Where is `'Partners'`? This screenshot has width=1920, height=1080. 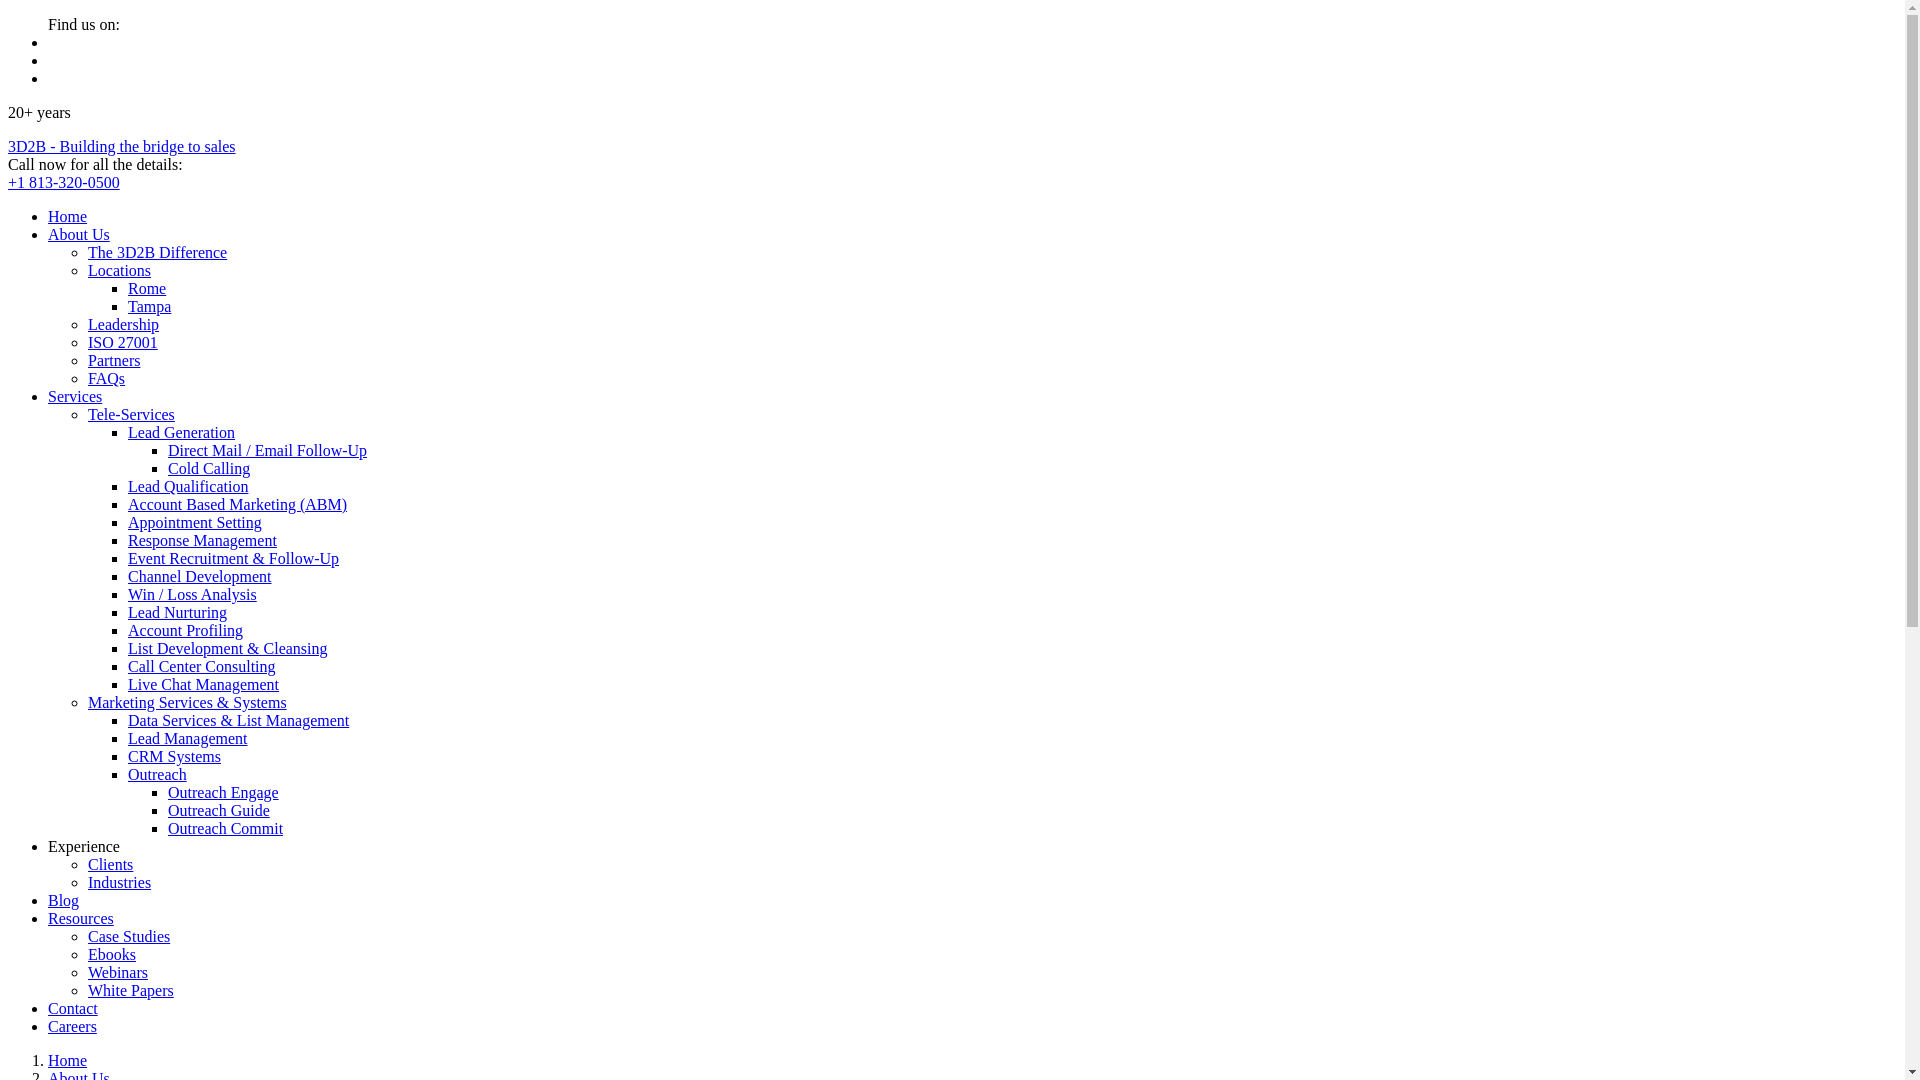
'Partners' is located at coordinates (113, 360).